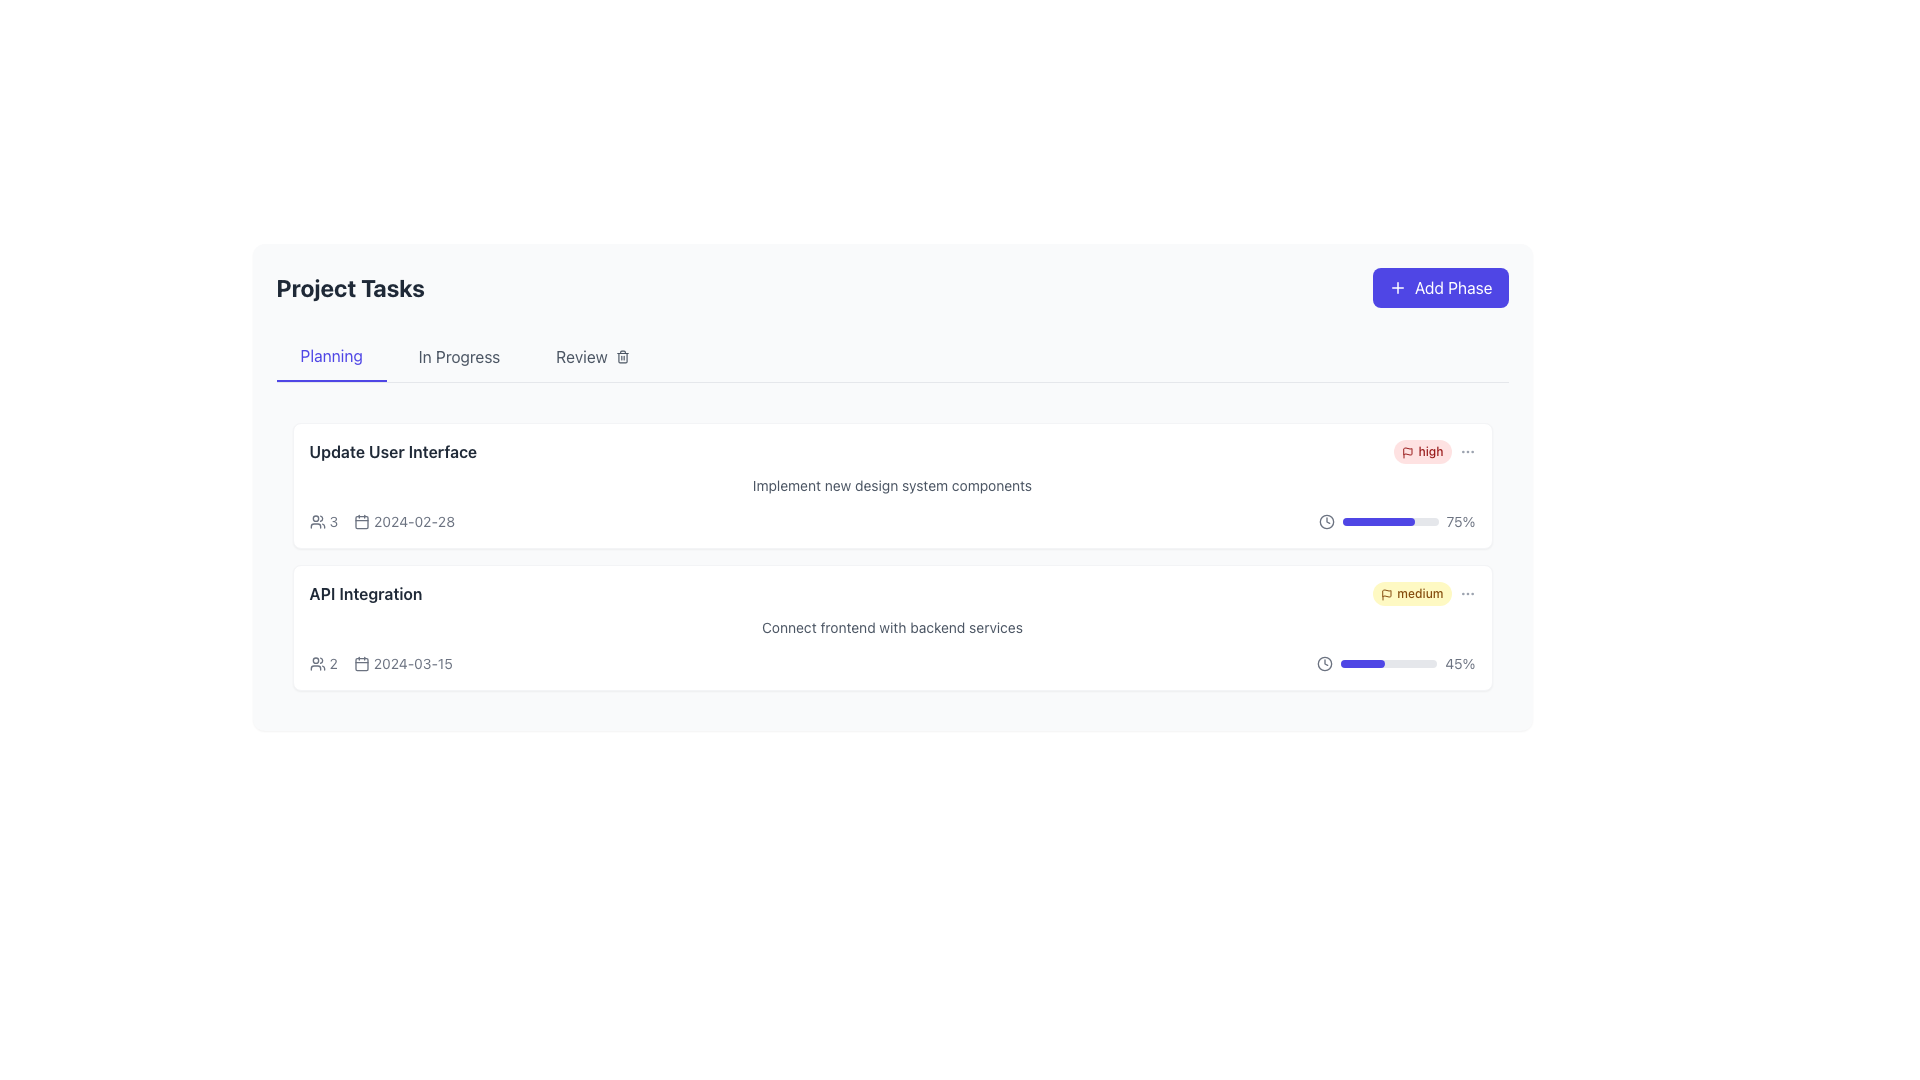 The width and height of the screenshot is (1920, 1080). I want to click on the Text label displaying the number of users or collaborators in the 'API Integration' section of the 'Planning' tab, so click(323, 663).